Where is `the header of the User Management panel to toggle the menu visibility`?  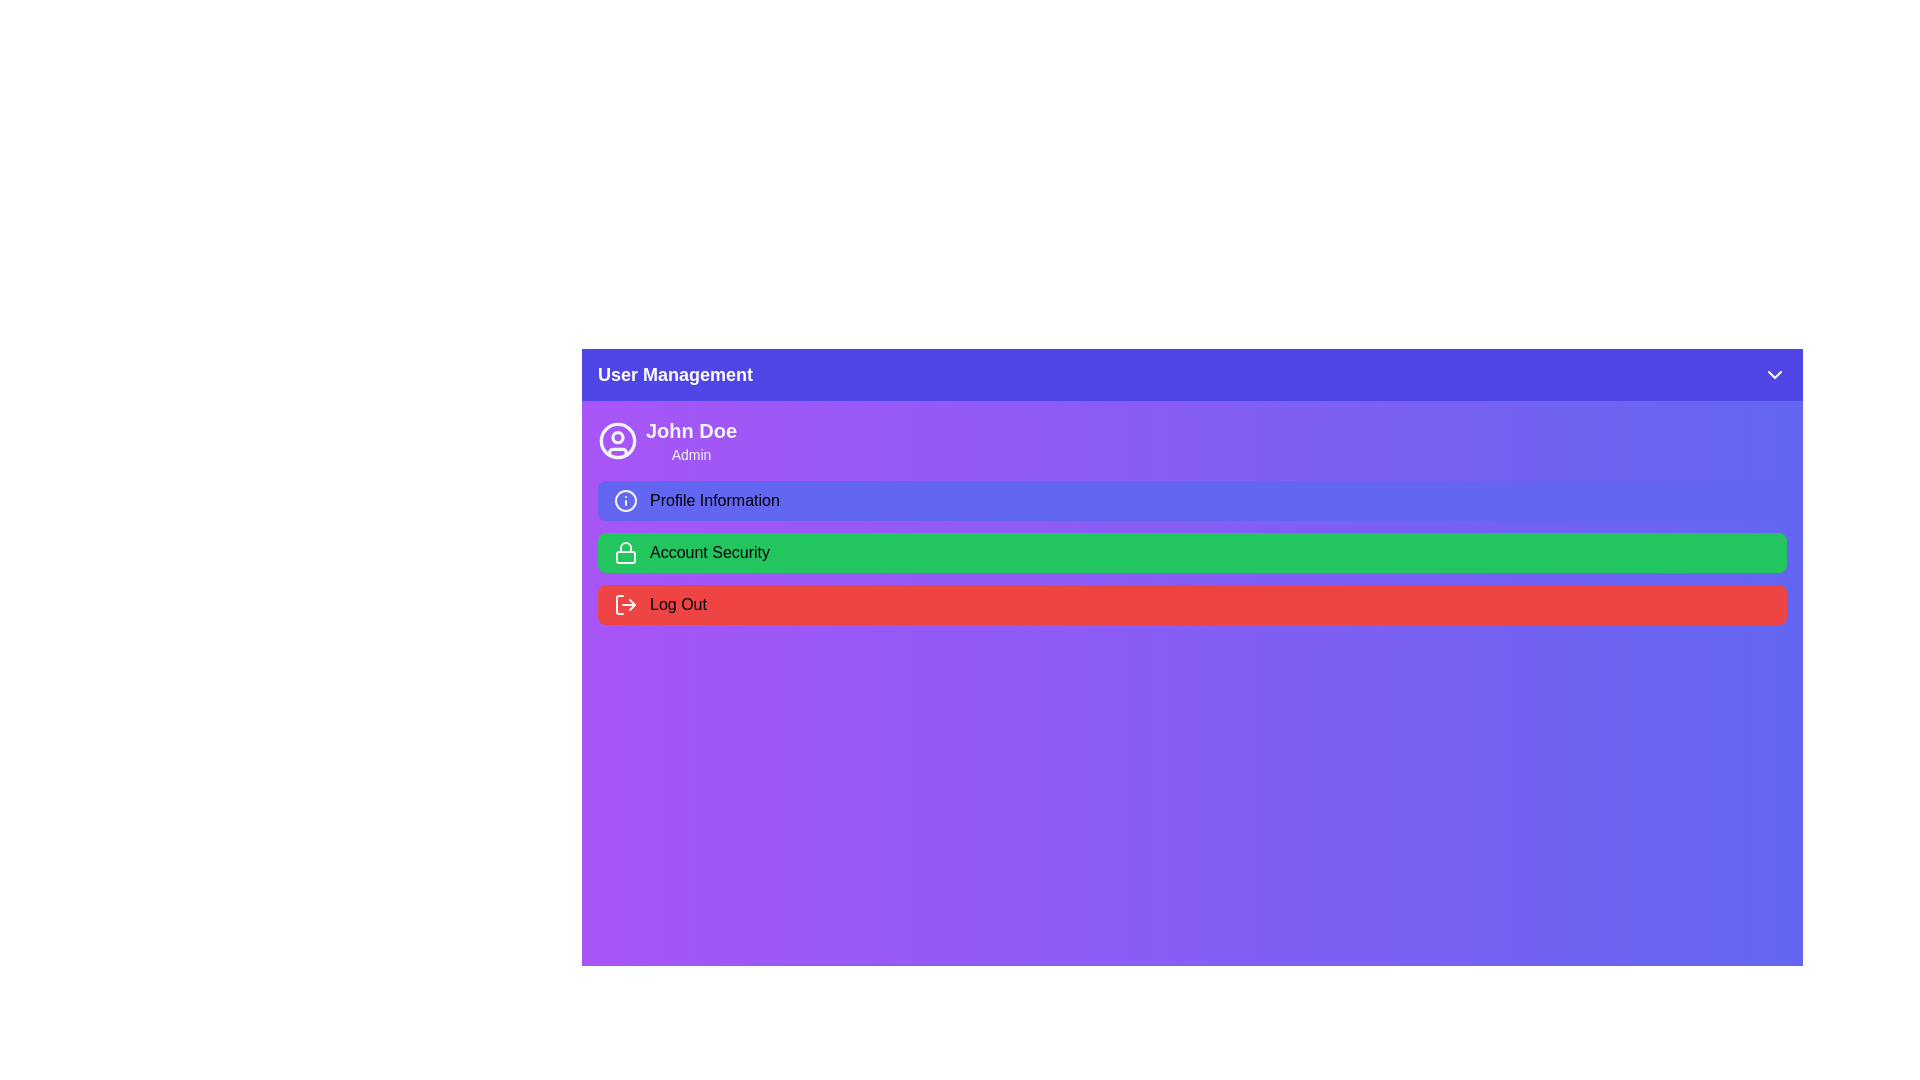 the header of the User Management panel to toggle the menu visibility is located at coordinates (1192, 374).